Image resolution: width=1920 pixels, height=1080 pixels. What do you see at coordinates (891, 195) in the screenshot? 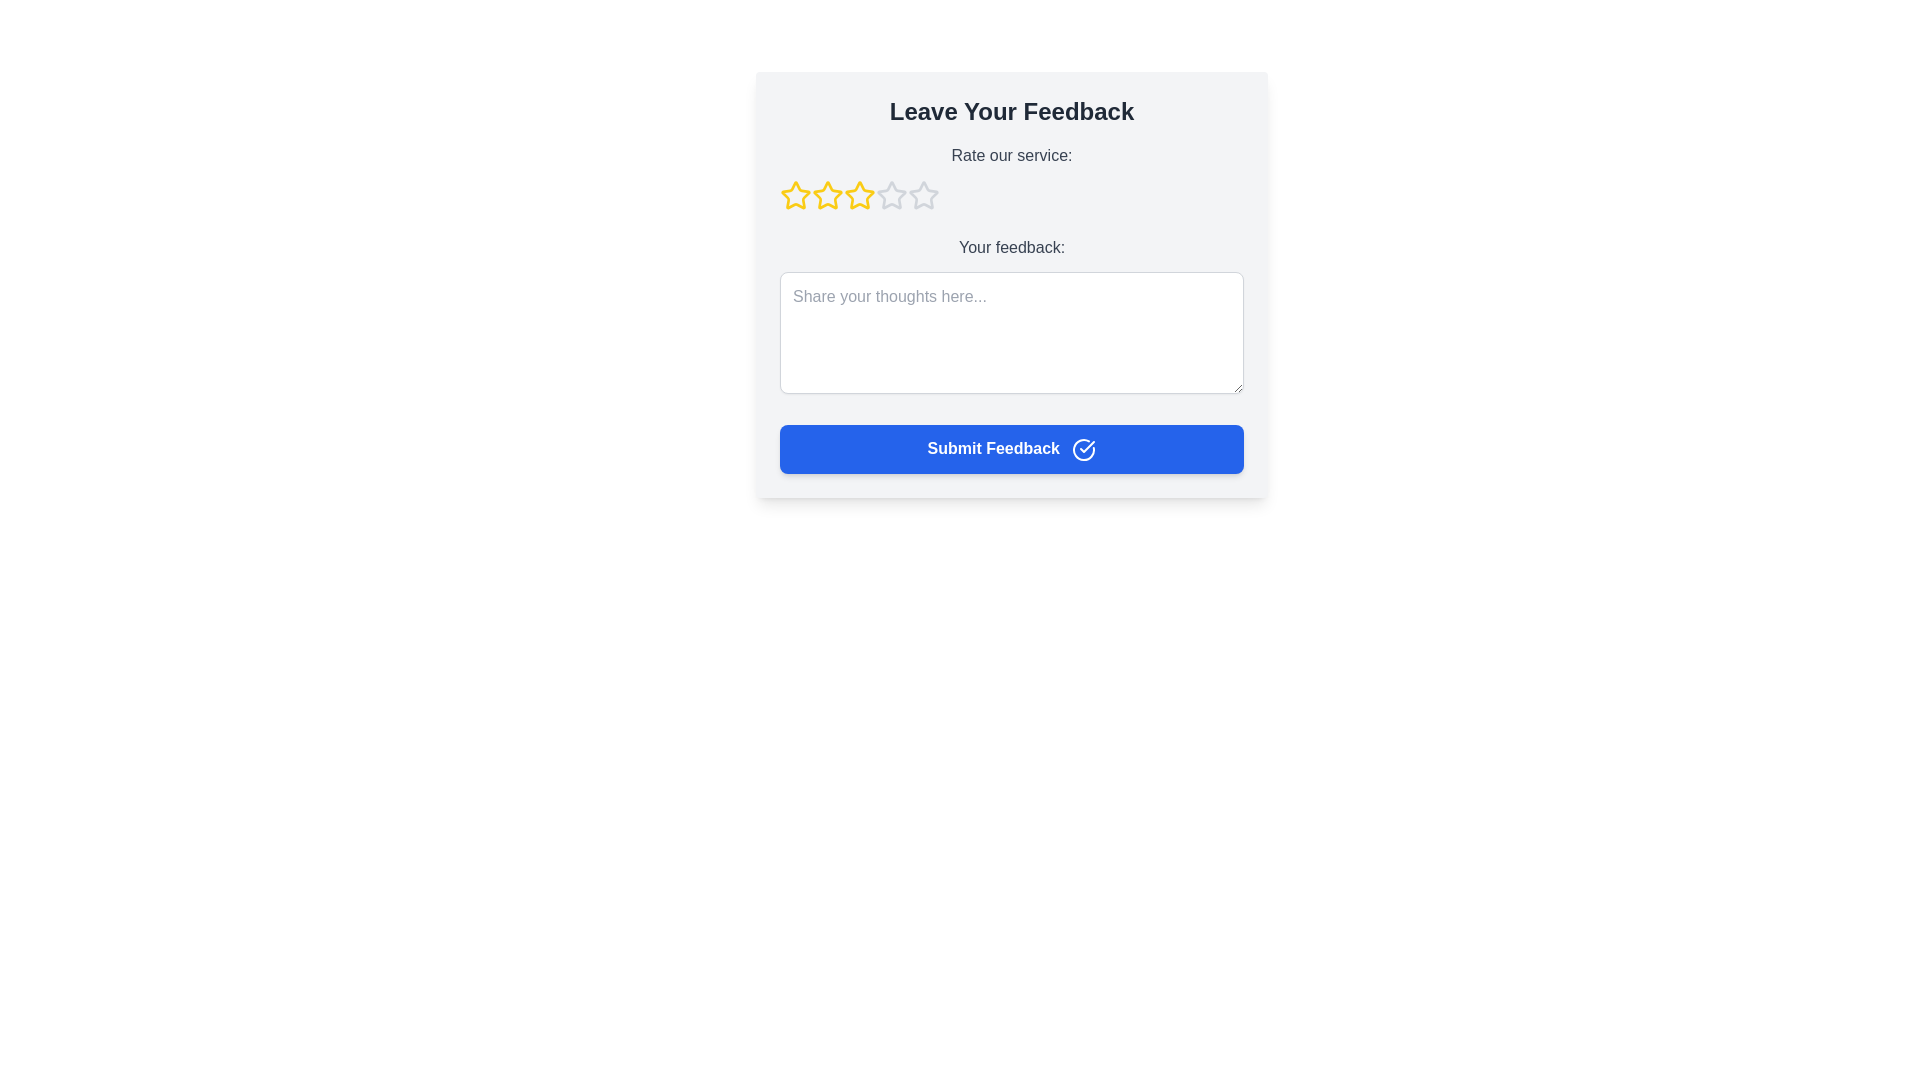
I see `the fourth star in the rating graphic to assign a four-star rating under the 'Rate our service' section` at bounding box center [891, 195].